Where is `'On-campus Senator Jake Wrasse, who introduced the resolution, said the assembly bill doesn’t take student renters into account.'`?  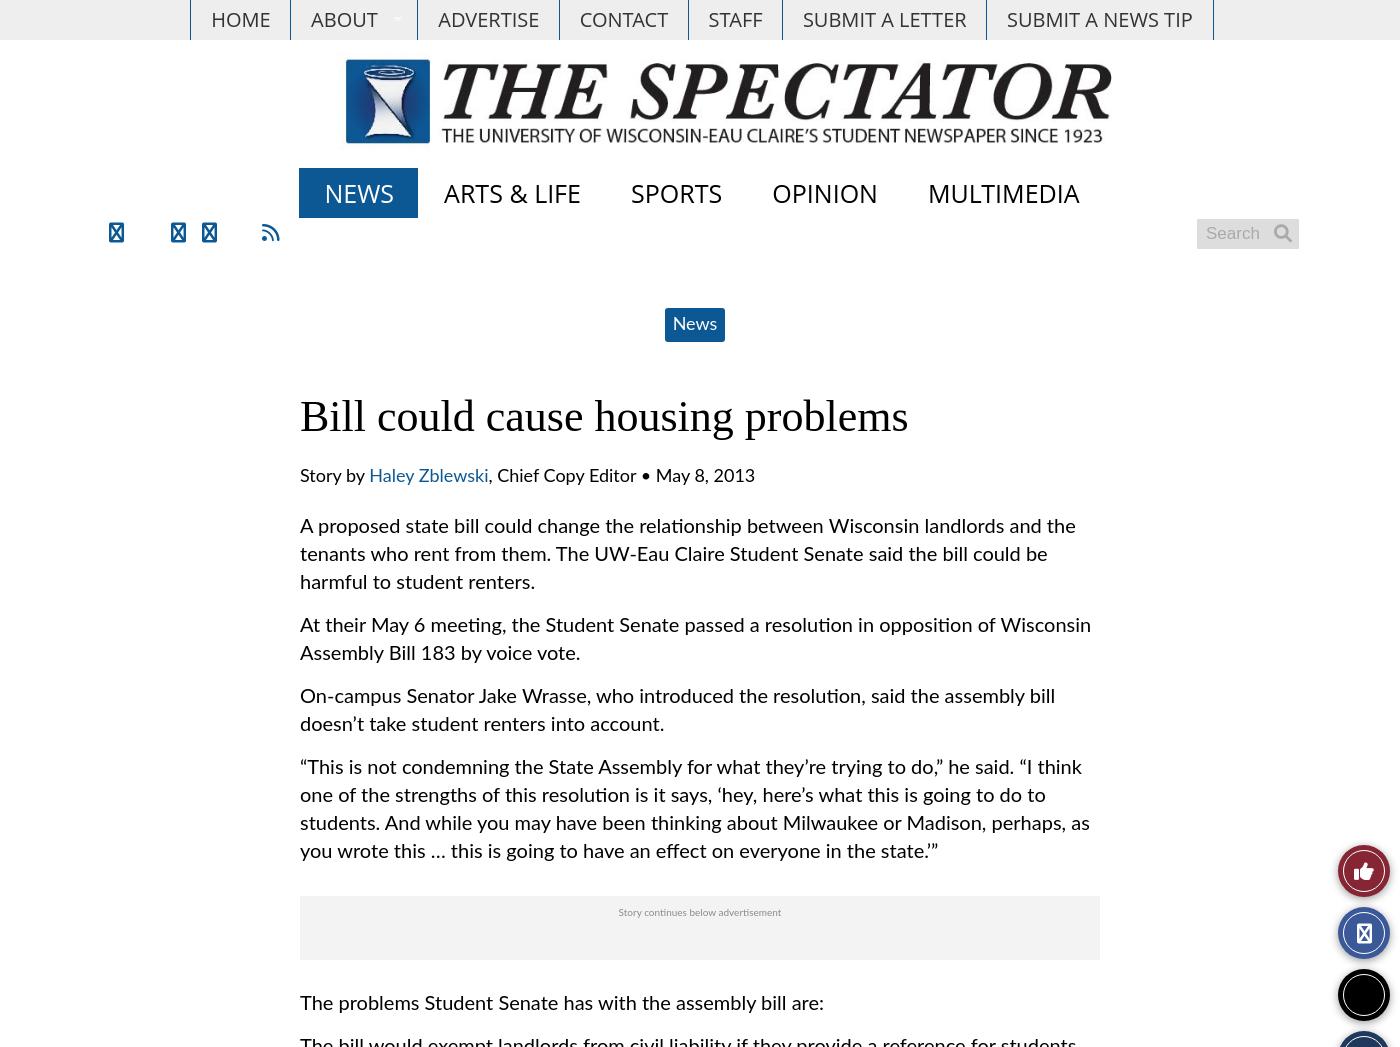
'On-campus Senator Jake Wrasse, who introduced the resolution, said the assembly bill doesn’t take student renters into account.' is located at coordinates (677, 710).